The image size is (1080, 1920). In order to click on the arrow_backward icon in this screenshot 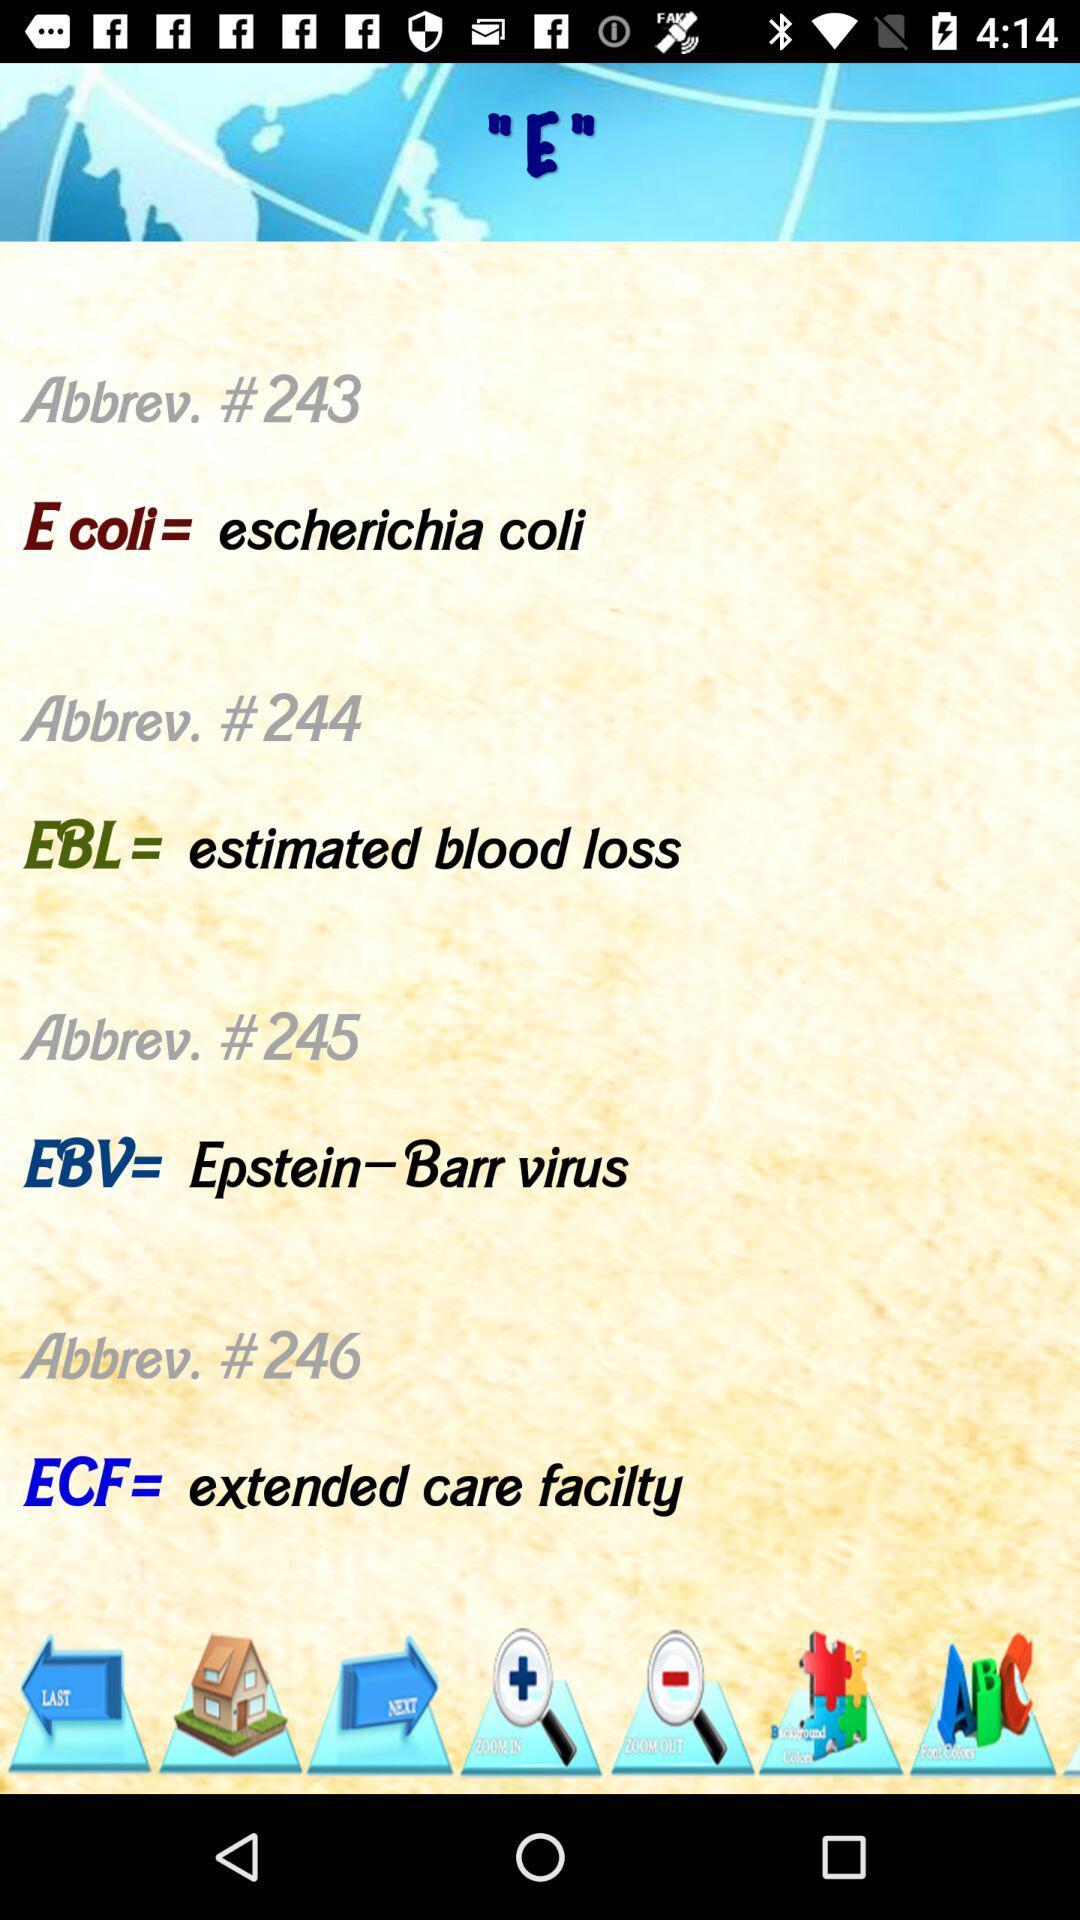, I will do `click(77, 1702)`.